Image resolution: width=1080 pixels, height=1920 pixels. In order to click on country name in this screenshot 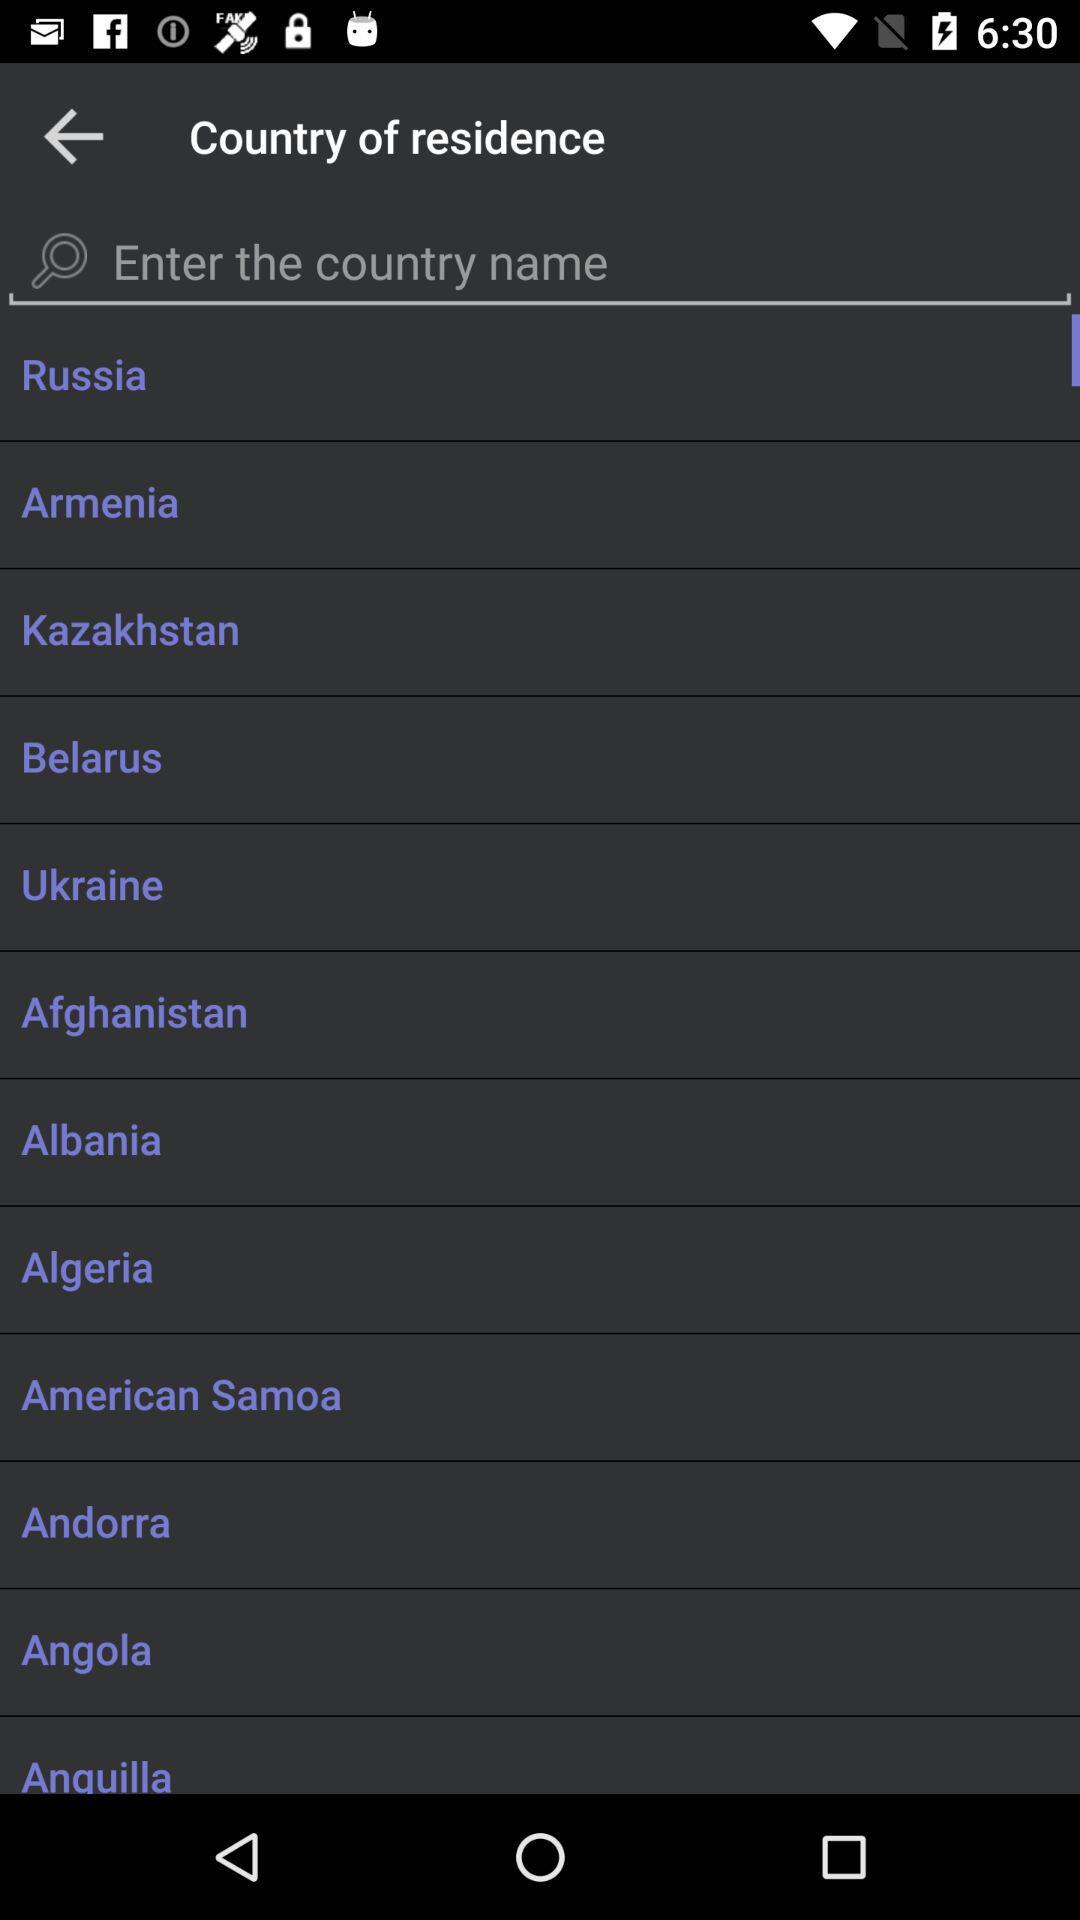, I will do `click(540, 261)`.